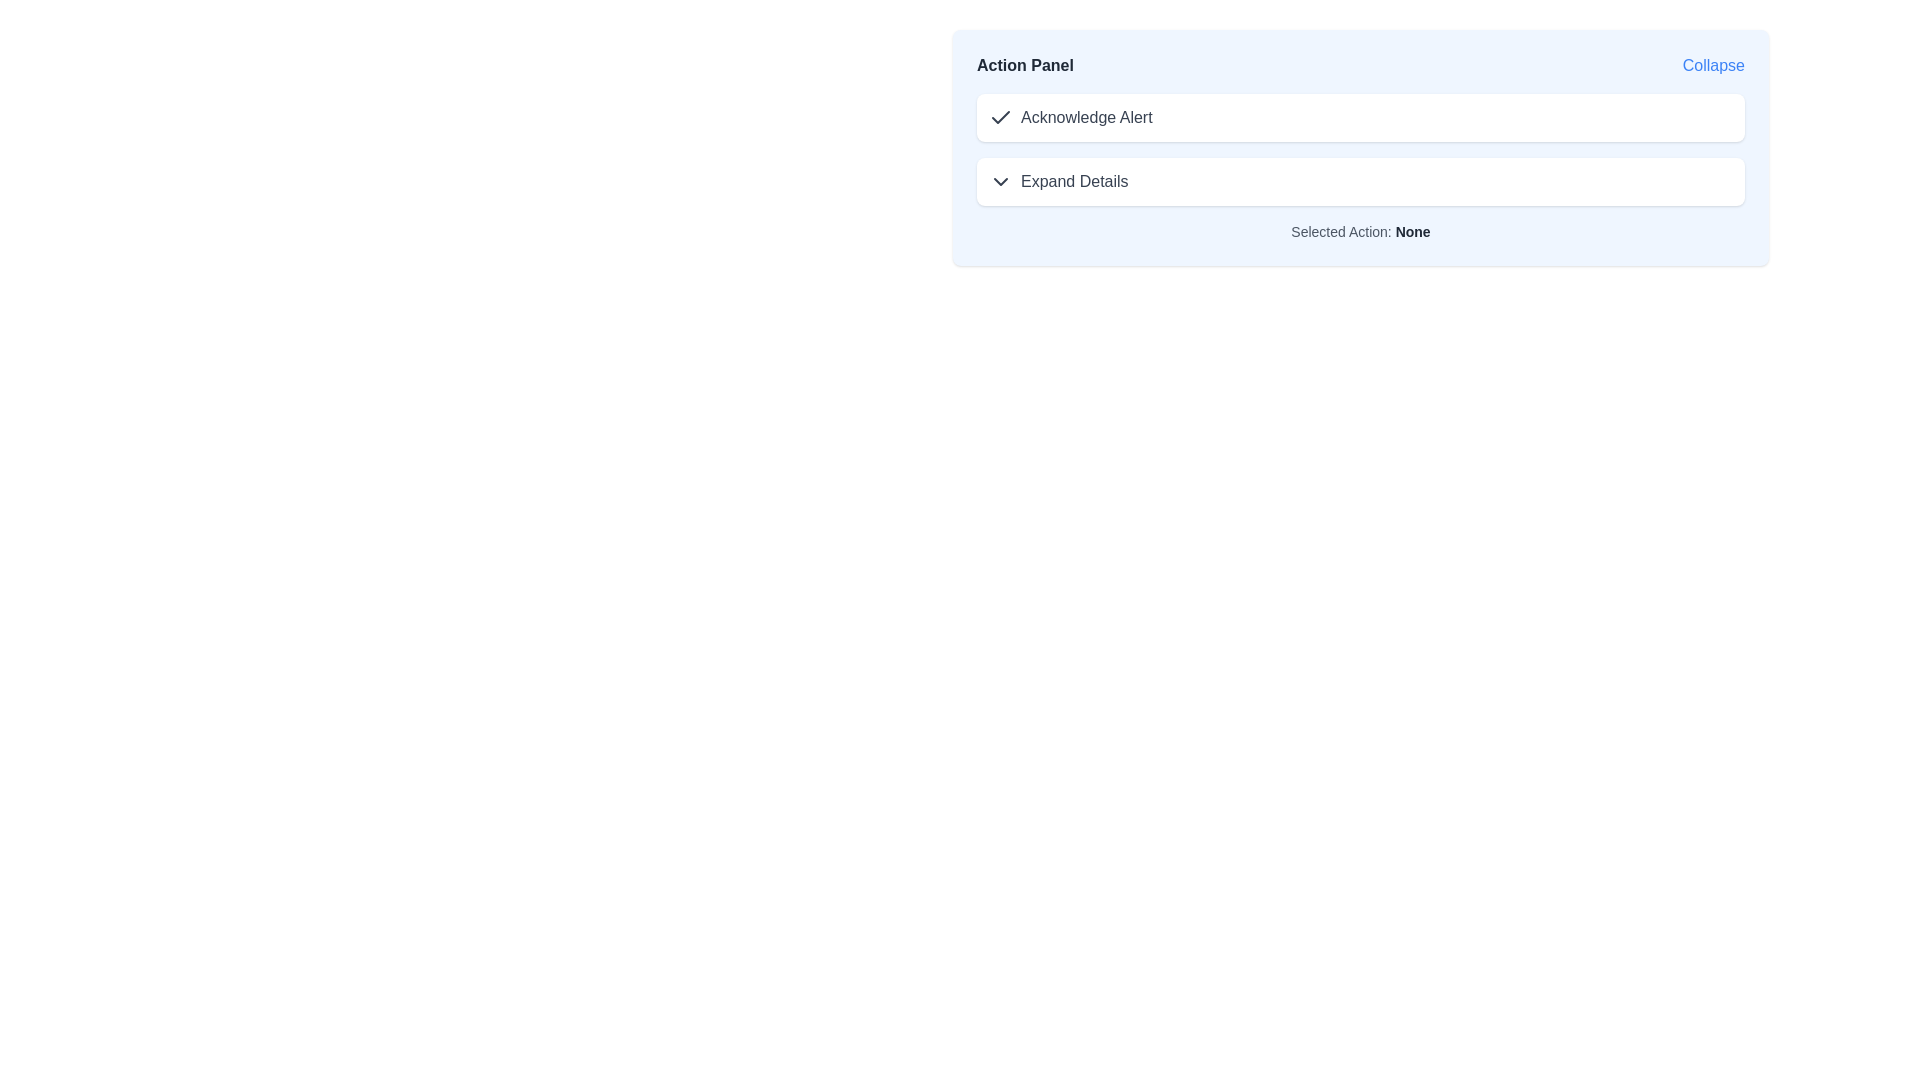  Describe the element at coordinates (1001, 118) in the screenshot. I see `checkmark icon within the checkbox for the 'Acknowledge Alert' option in the Action Panel section of the interface` at that location.